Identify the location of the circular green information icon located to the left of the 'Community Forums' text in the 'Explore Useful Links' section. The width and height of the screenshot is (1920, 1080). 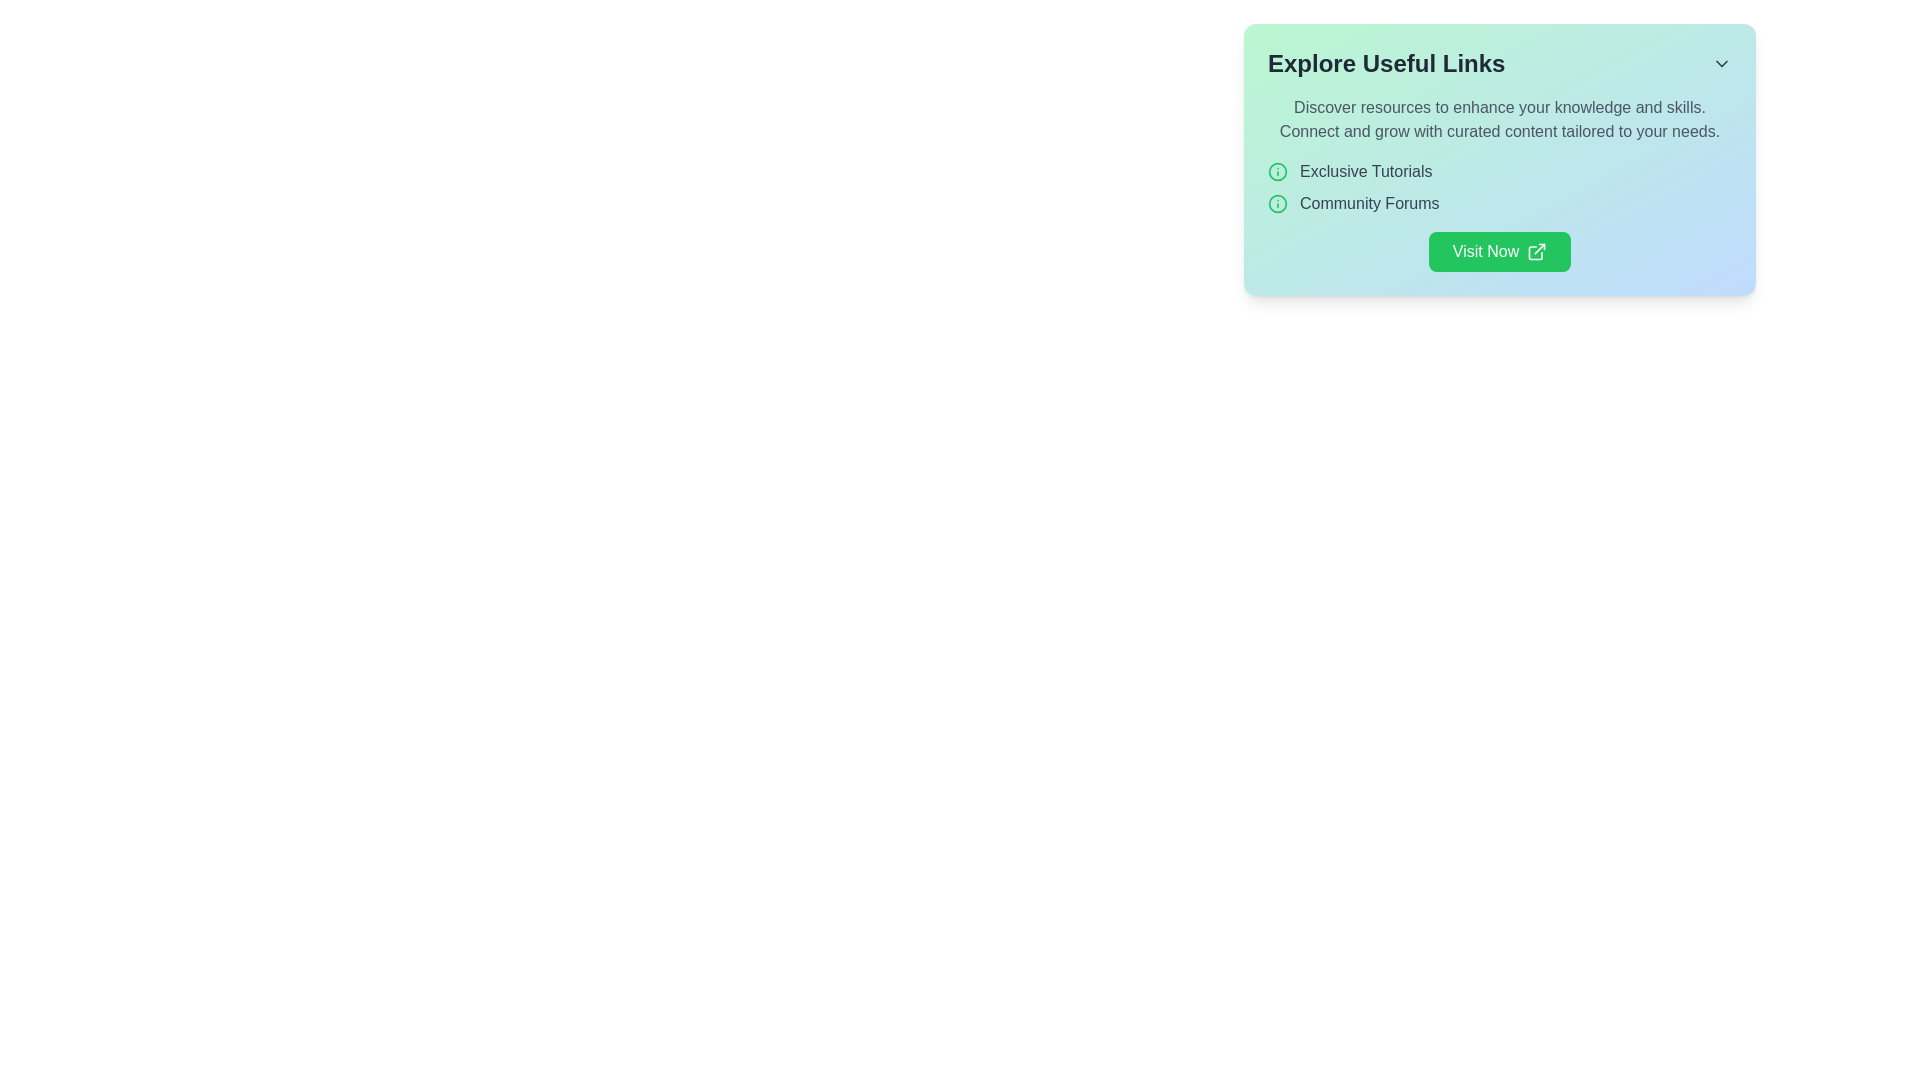
(1276, 204).